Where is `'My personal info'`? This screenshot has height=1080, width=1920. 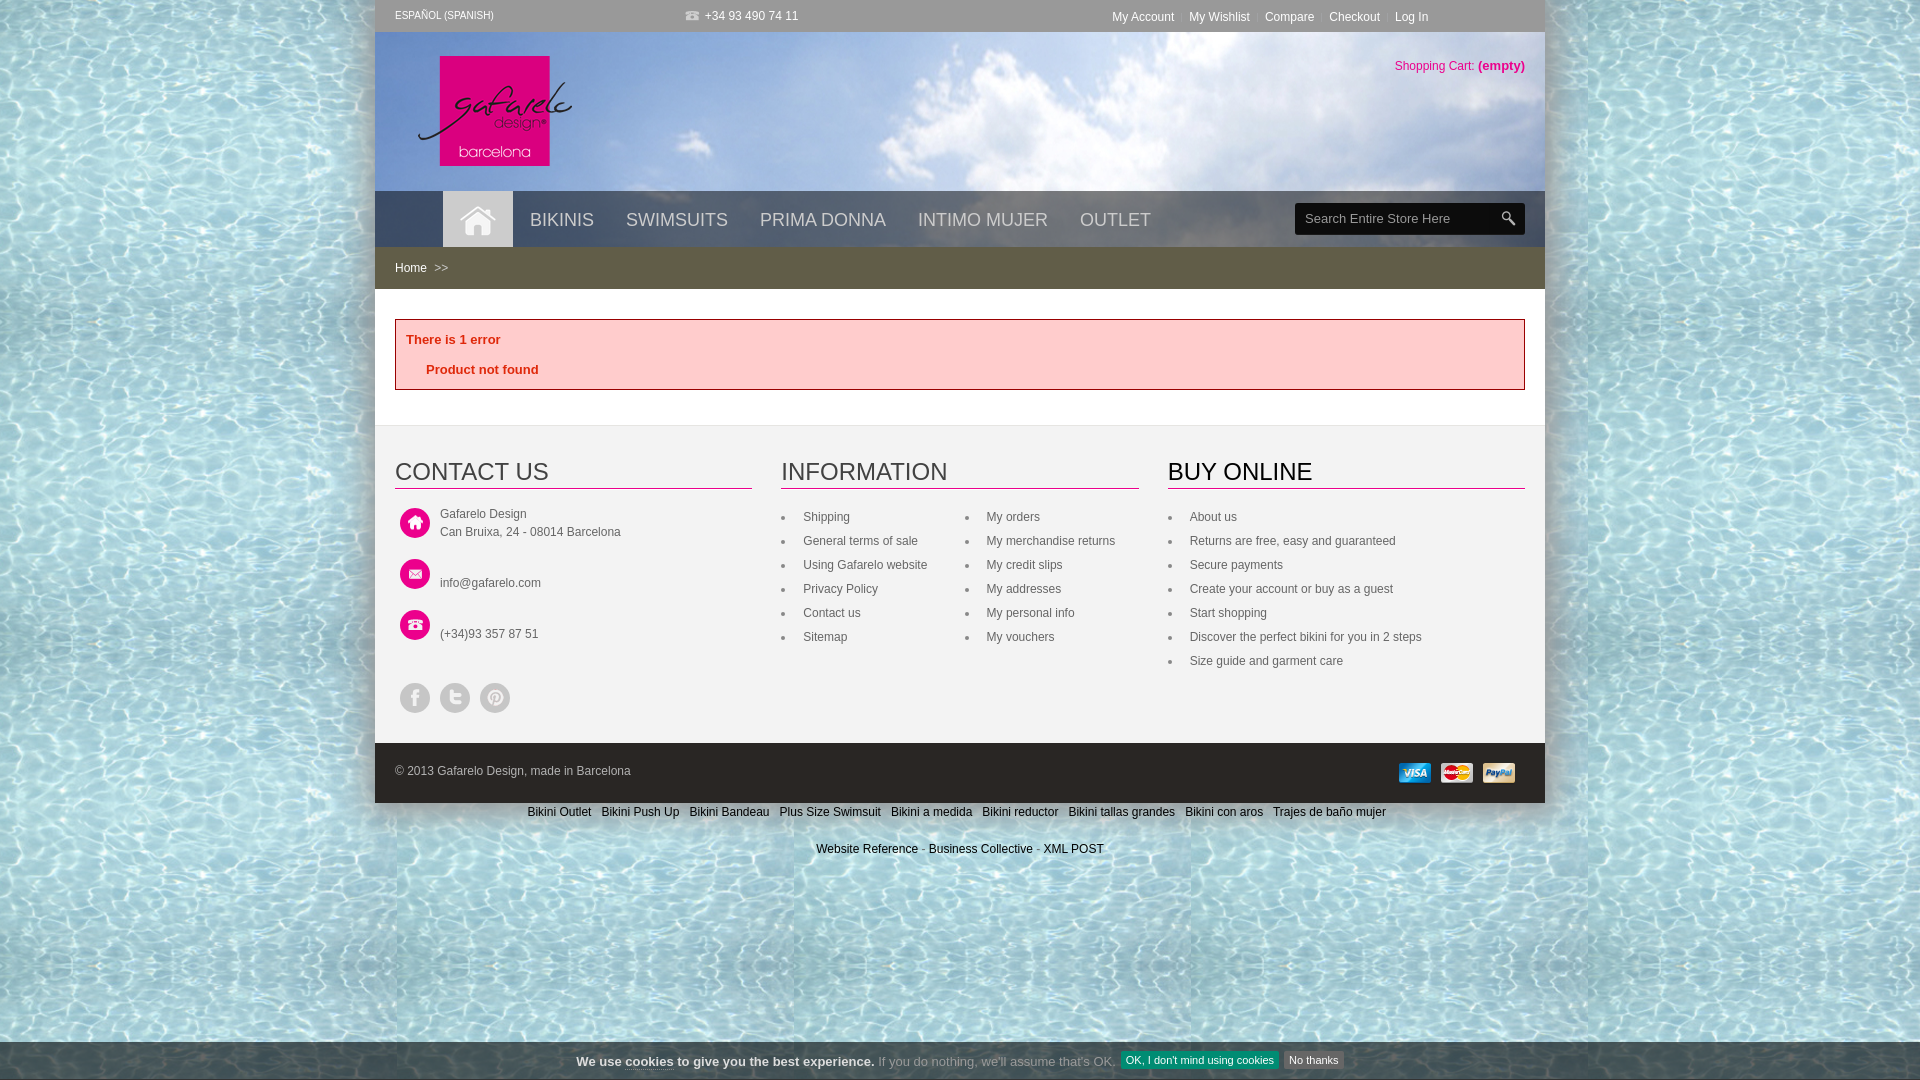 'My personal info' is located at coordinates (1028, 612).